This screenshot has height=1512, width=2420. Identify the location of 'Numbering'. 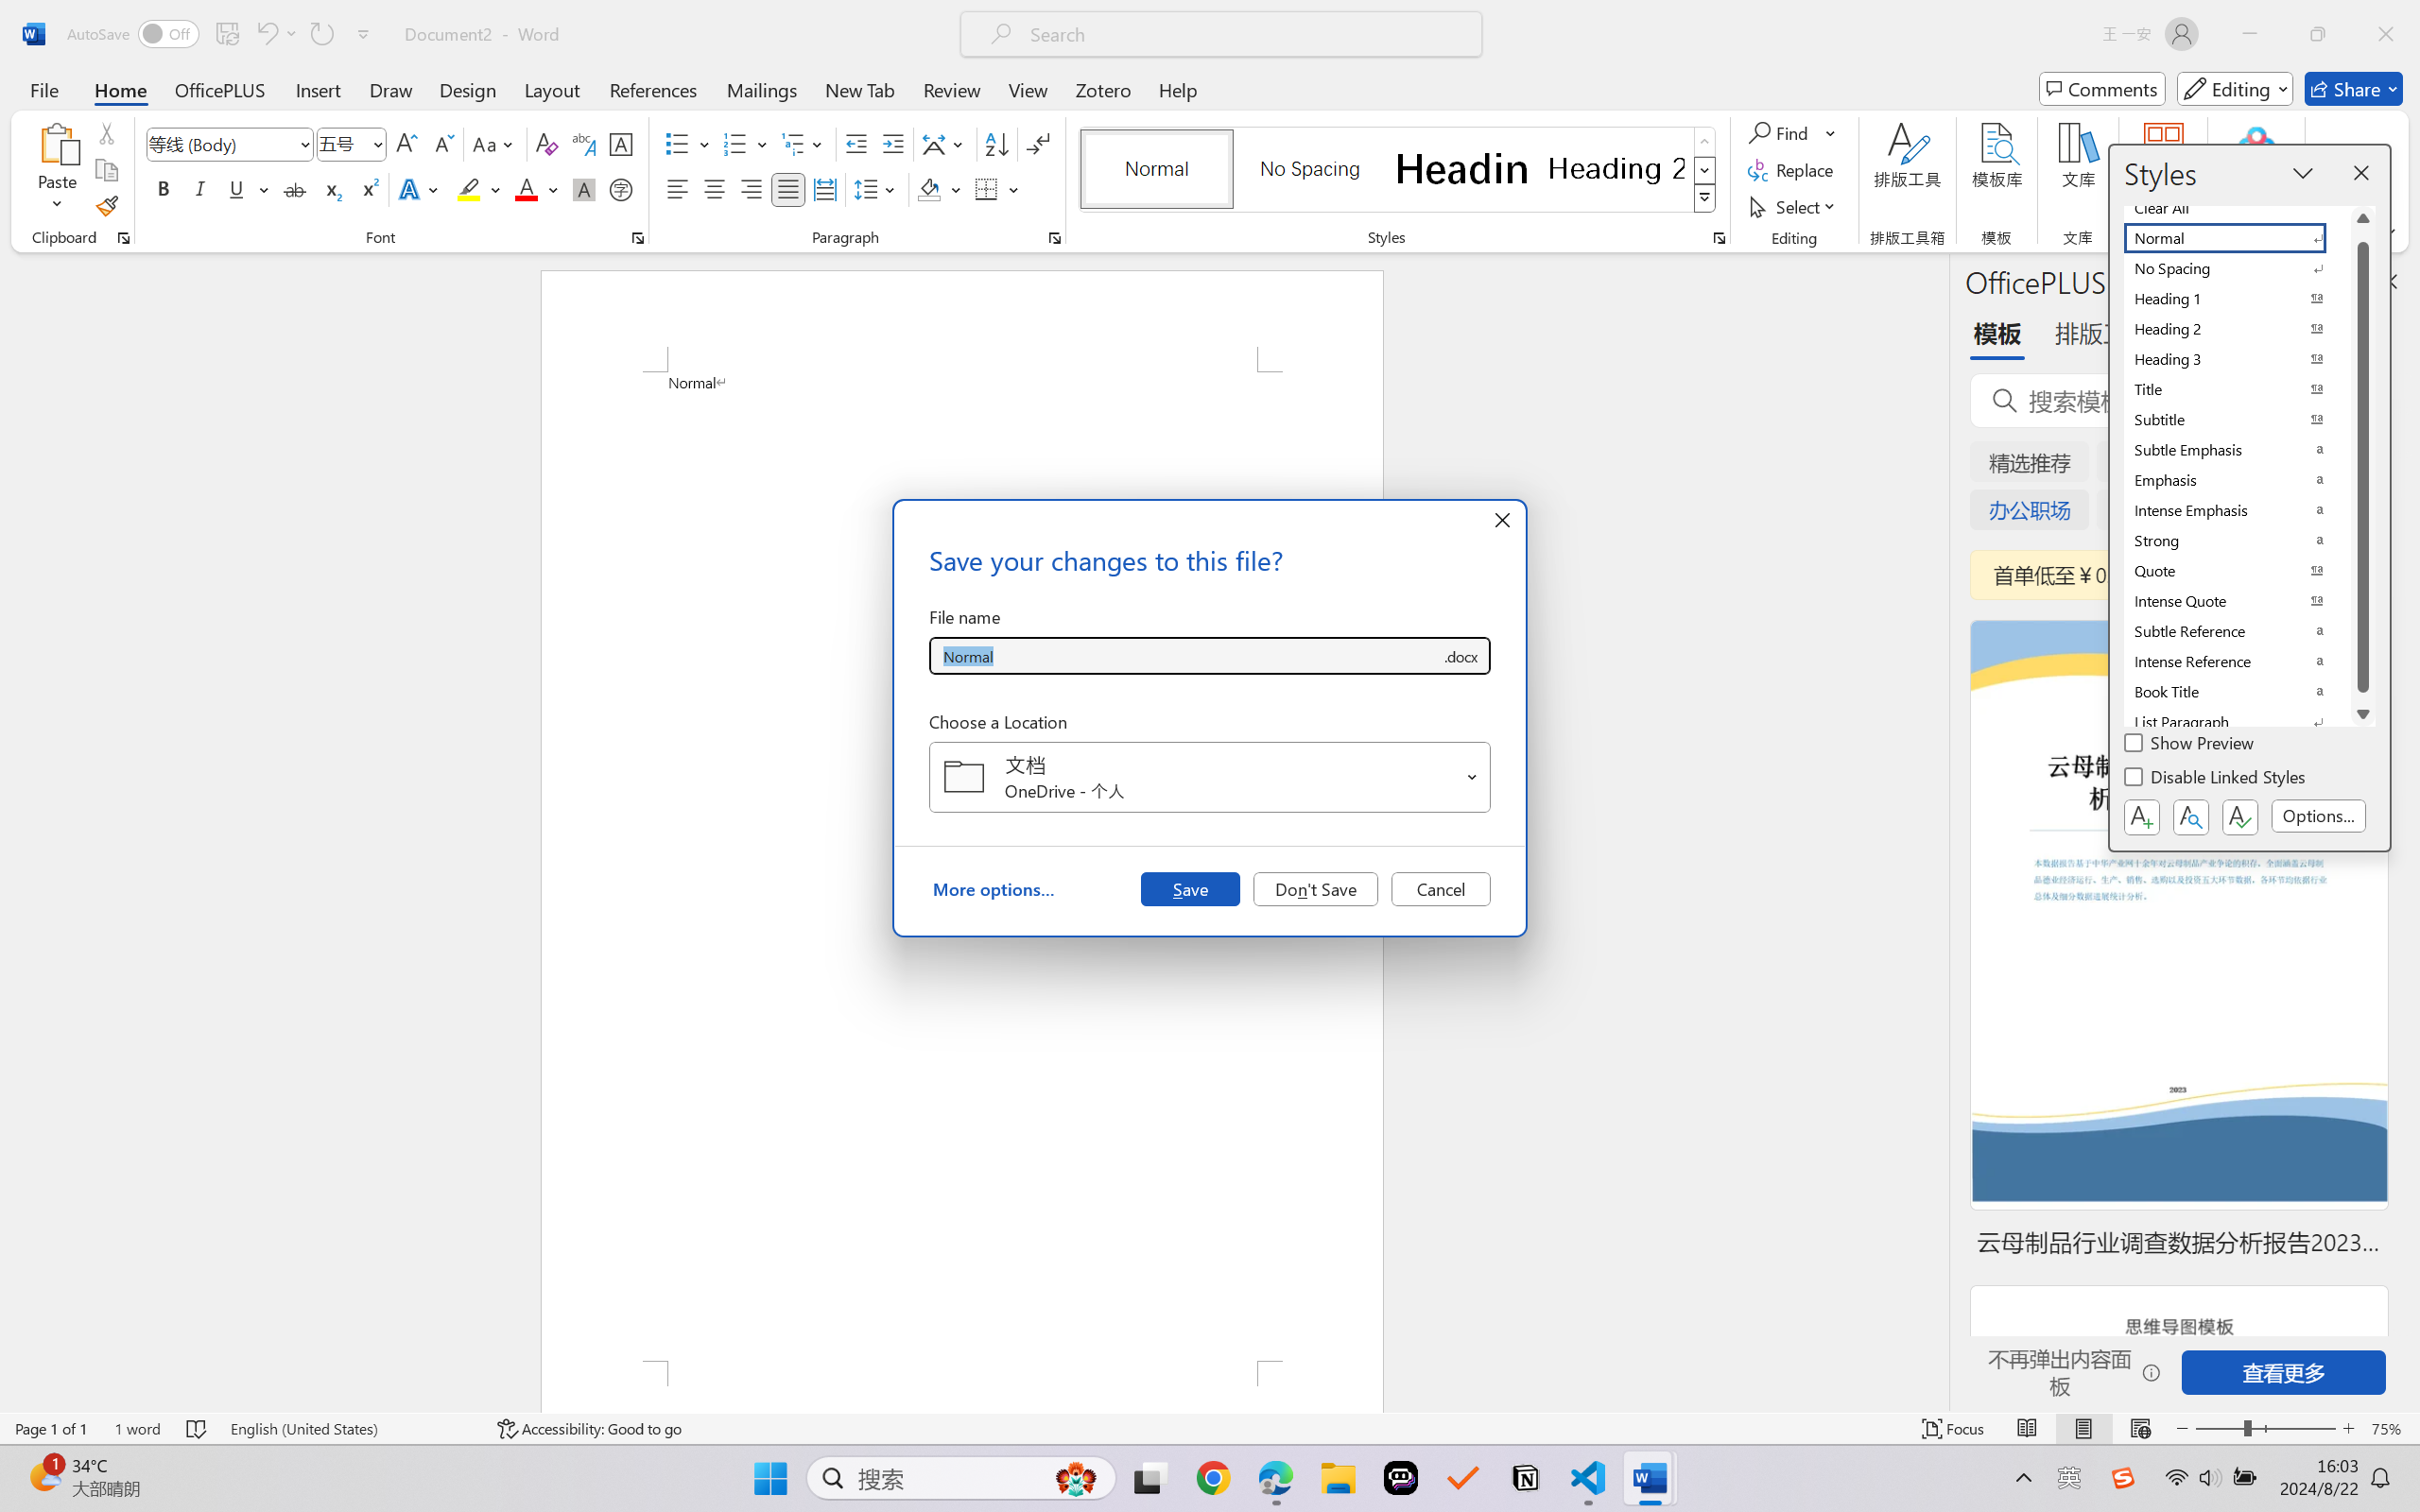
(735, 144).